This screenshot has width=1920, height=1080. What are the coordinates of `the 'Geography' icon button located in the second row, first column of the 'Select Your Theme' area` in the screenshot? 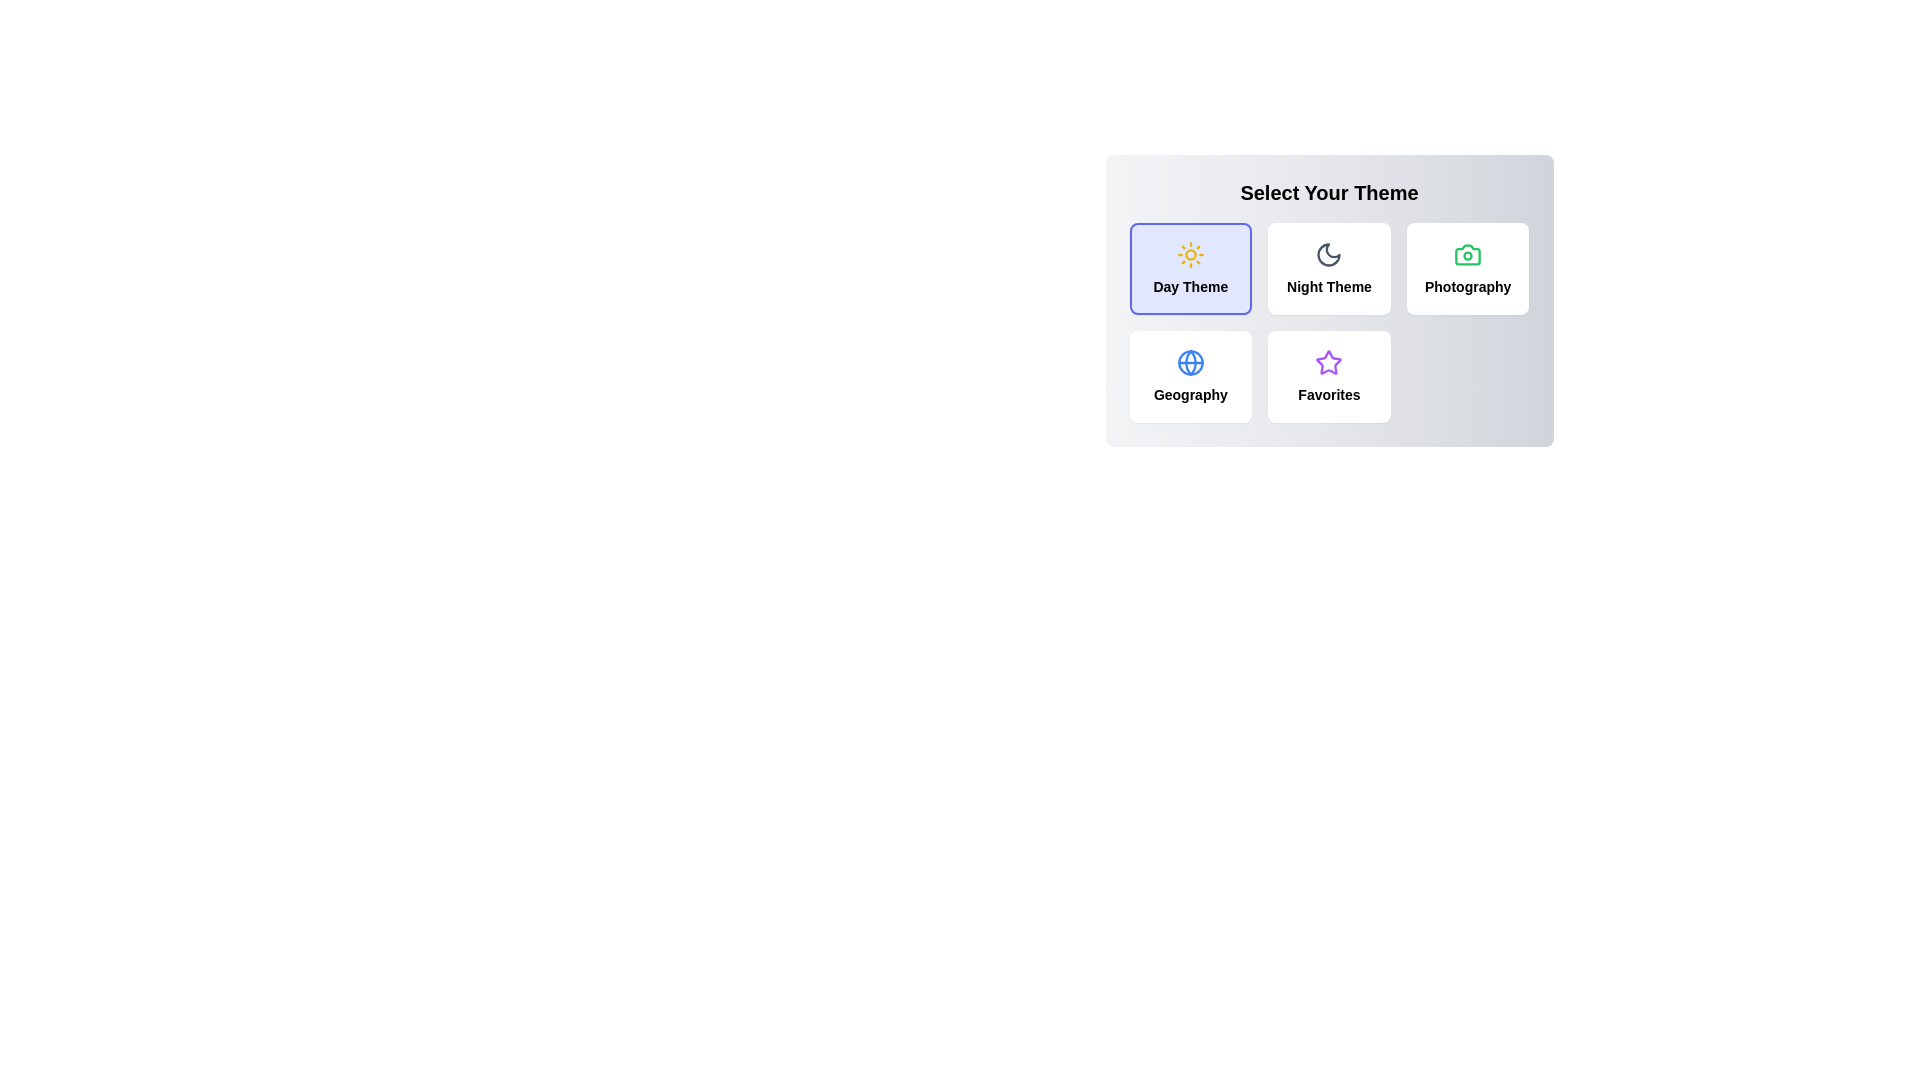 It's located at (1190, 362).